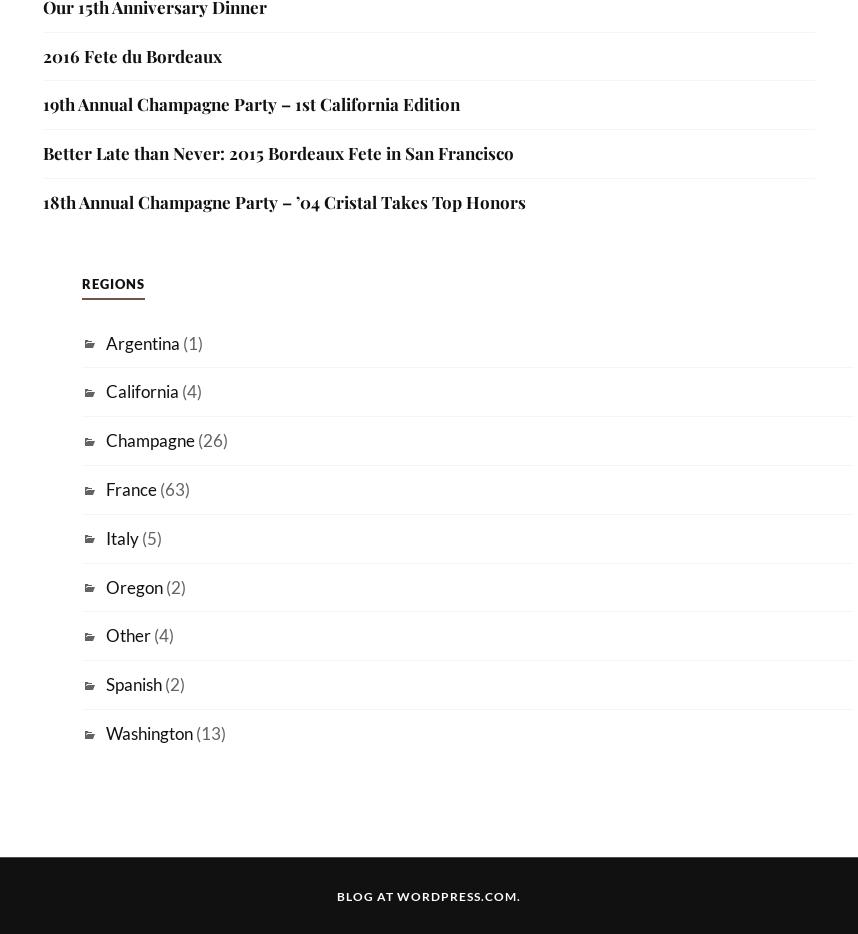 The width and height of the screenshot is (858, 934). Describe the element at coordinates (147, 732) in the screenshot. I see `'Washington'` at that location.